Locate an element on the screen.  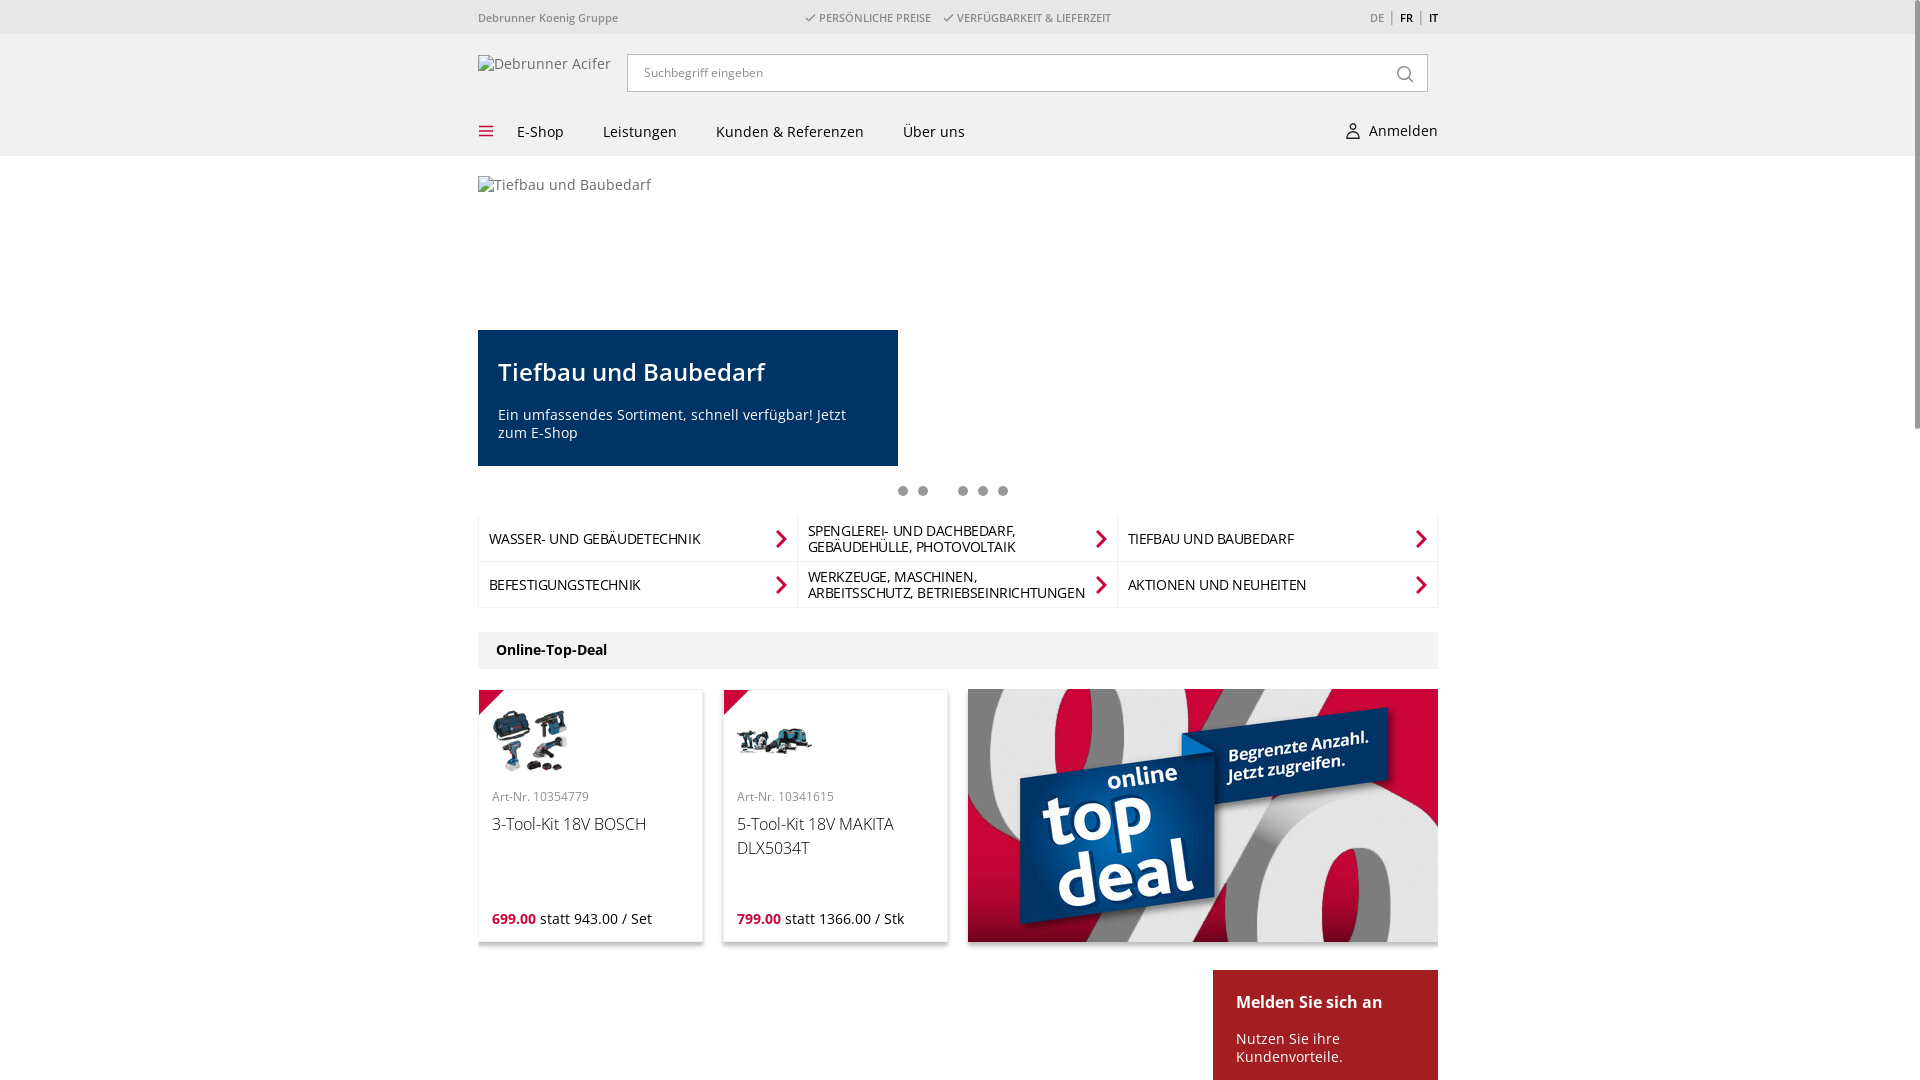
'FR' is located at coordinates (1399, 17).